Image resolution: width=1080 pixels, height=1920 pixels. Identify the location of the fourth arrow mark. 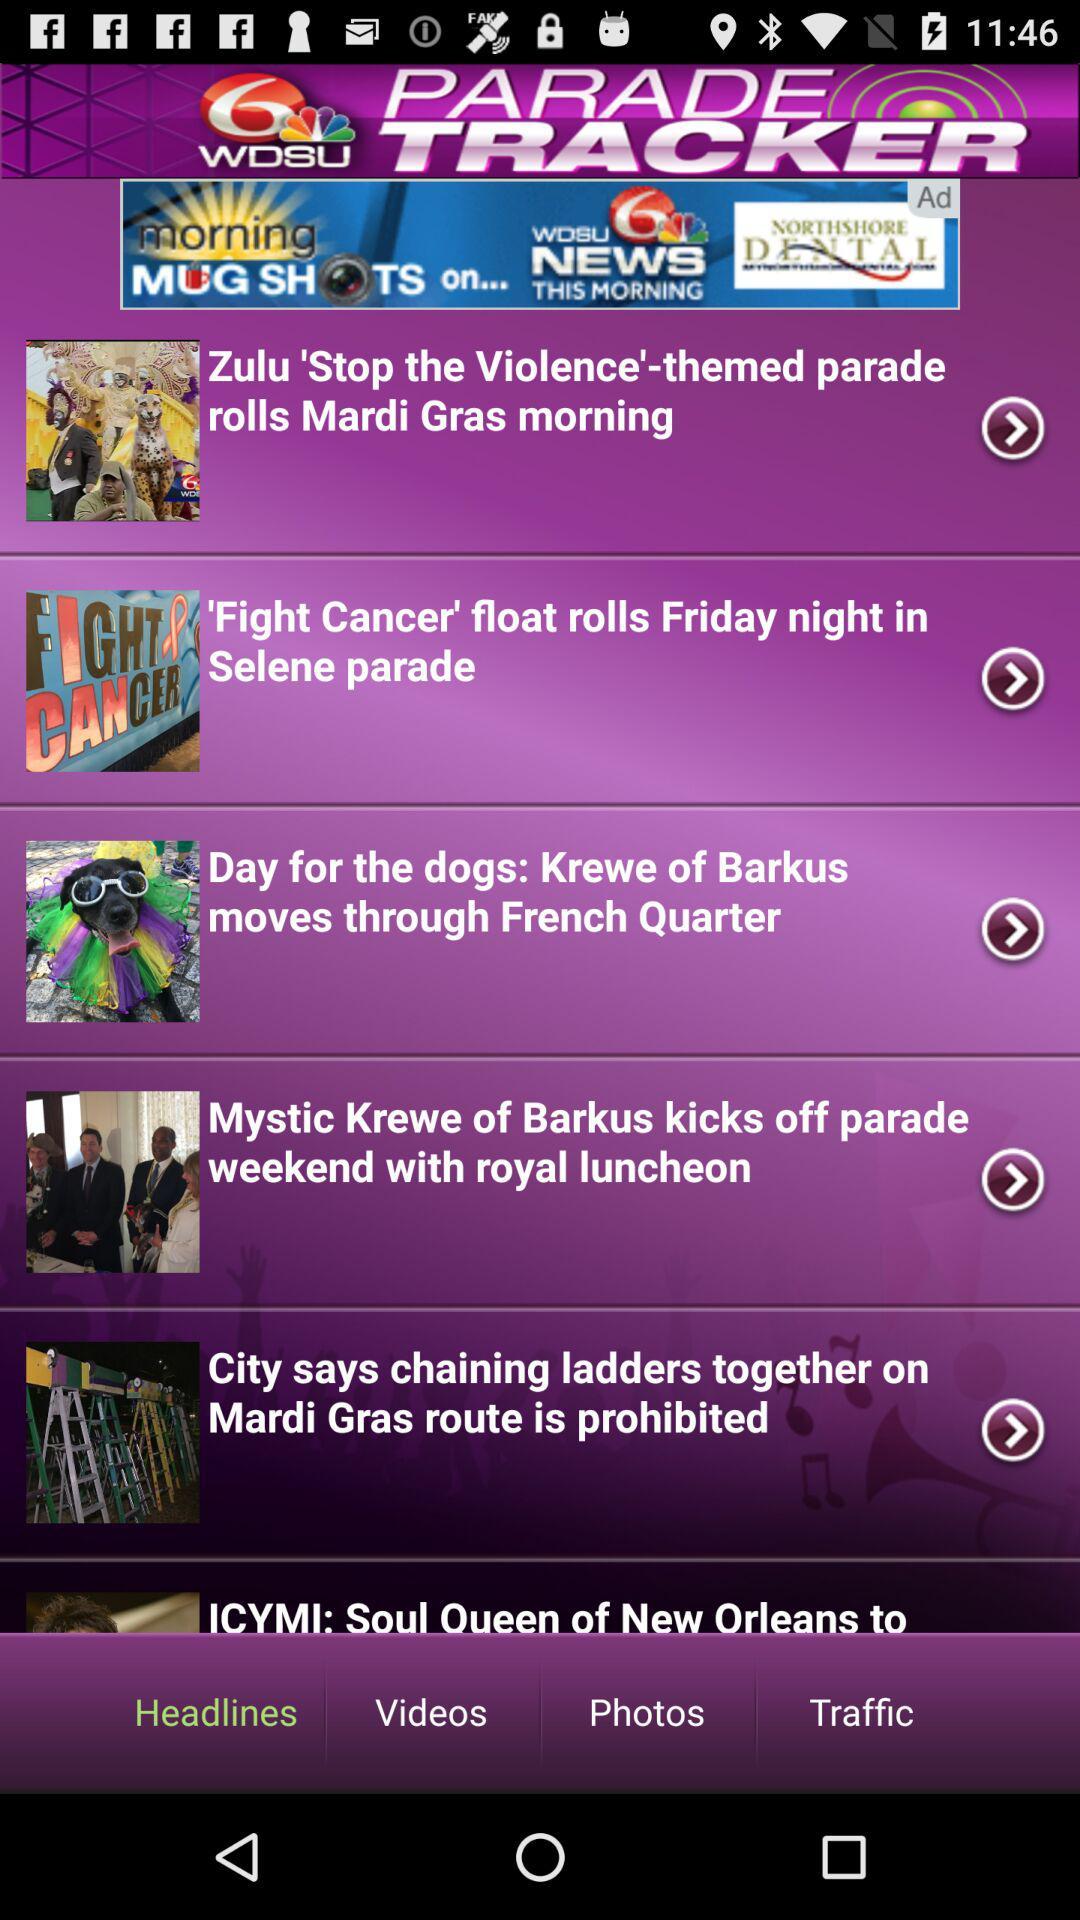
(1014, 1181).